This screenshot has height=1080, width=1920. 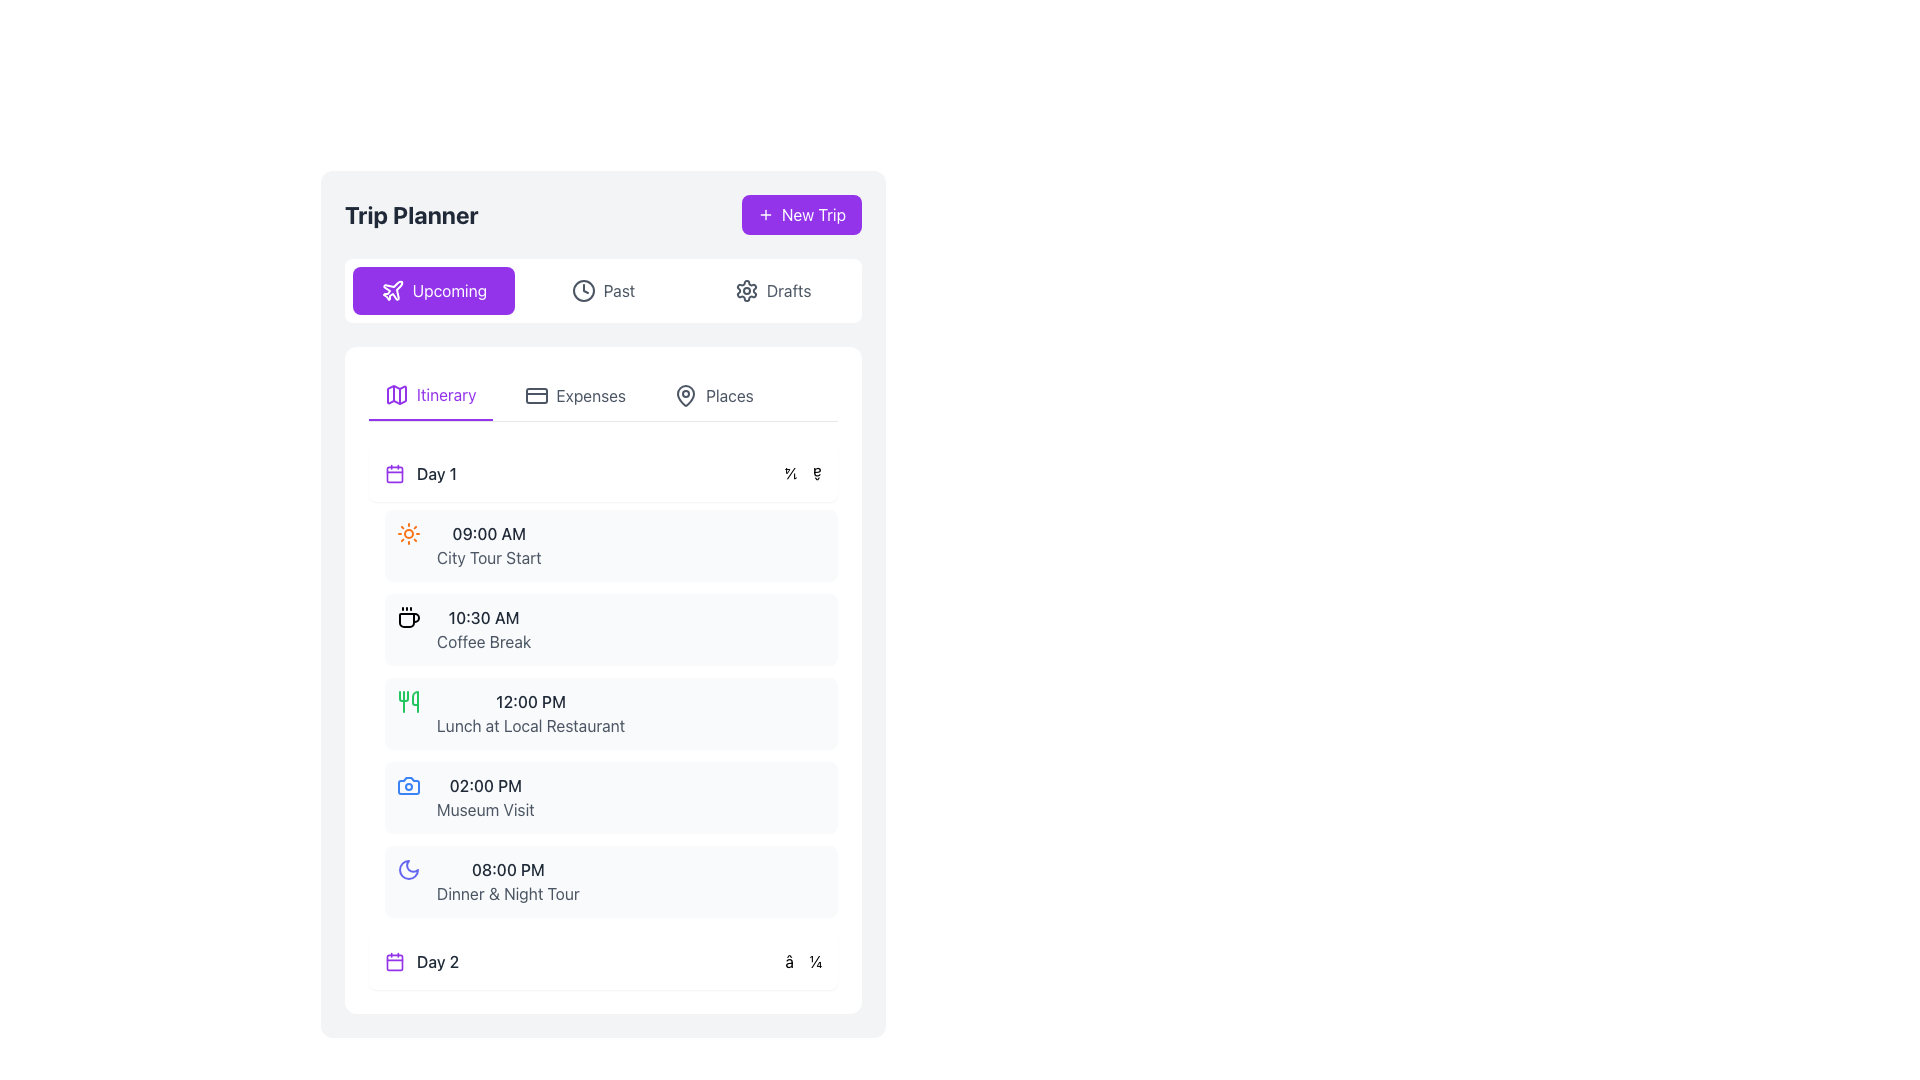 What do you see at coordinates (397, 394) in the screenshot?
I see `the purple map icon located to the left of the 'Itinerary' text in the top section of the tabbed interface` at bounding box center [397, 394].